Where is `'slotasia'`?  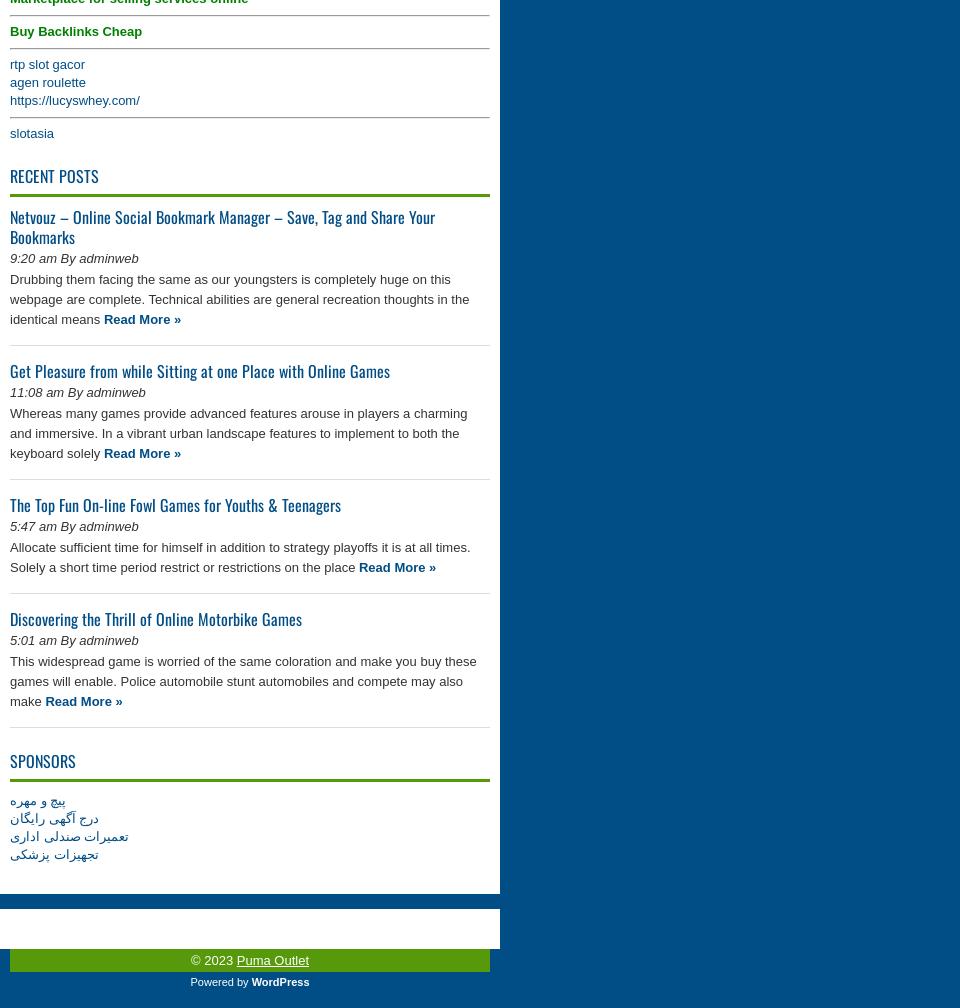 'slotasia' is located at coordinates (30, 133).